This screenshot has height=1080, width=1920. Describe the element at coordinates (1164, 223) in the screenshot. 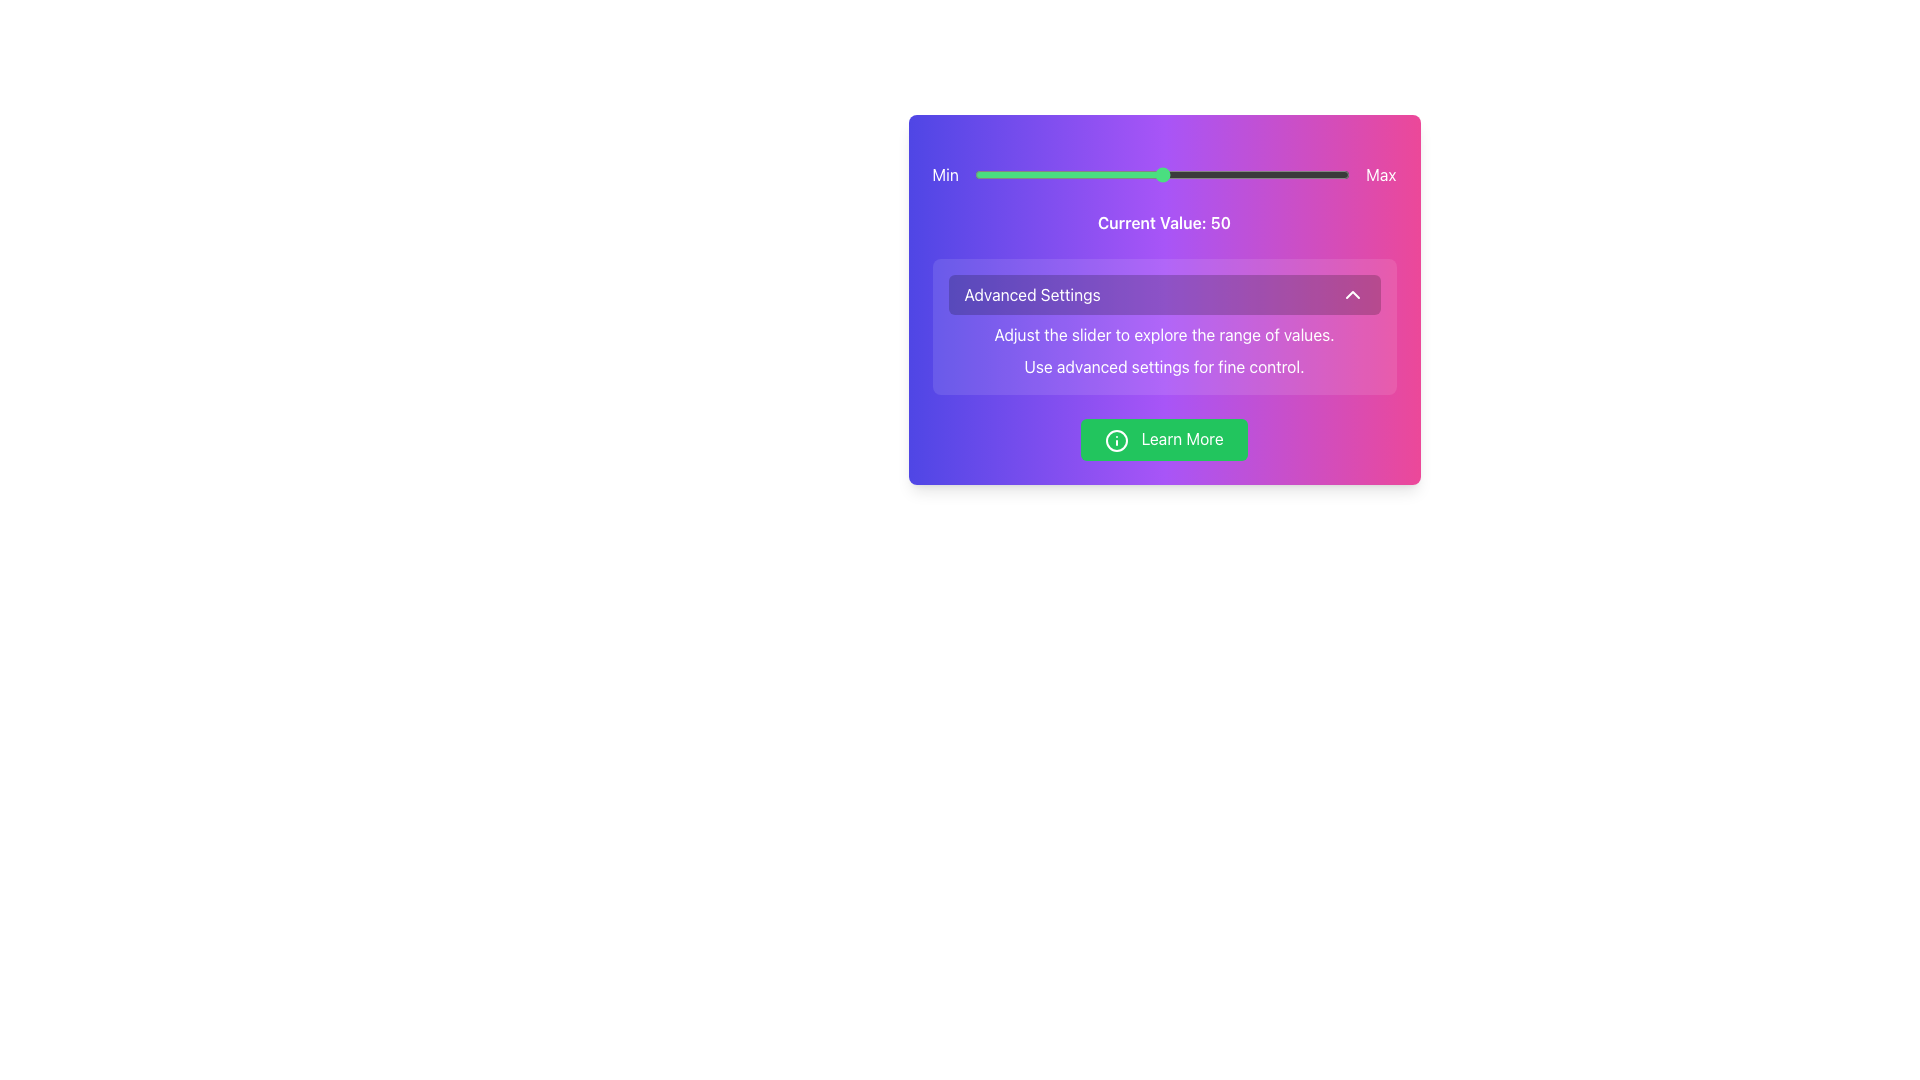

I see `text content of the text label displaying 'Current Value: 50' which is styled in bold font with a gradient background and located centrally between a slider and the 'Advanced Settings' panel` at that location.